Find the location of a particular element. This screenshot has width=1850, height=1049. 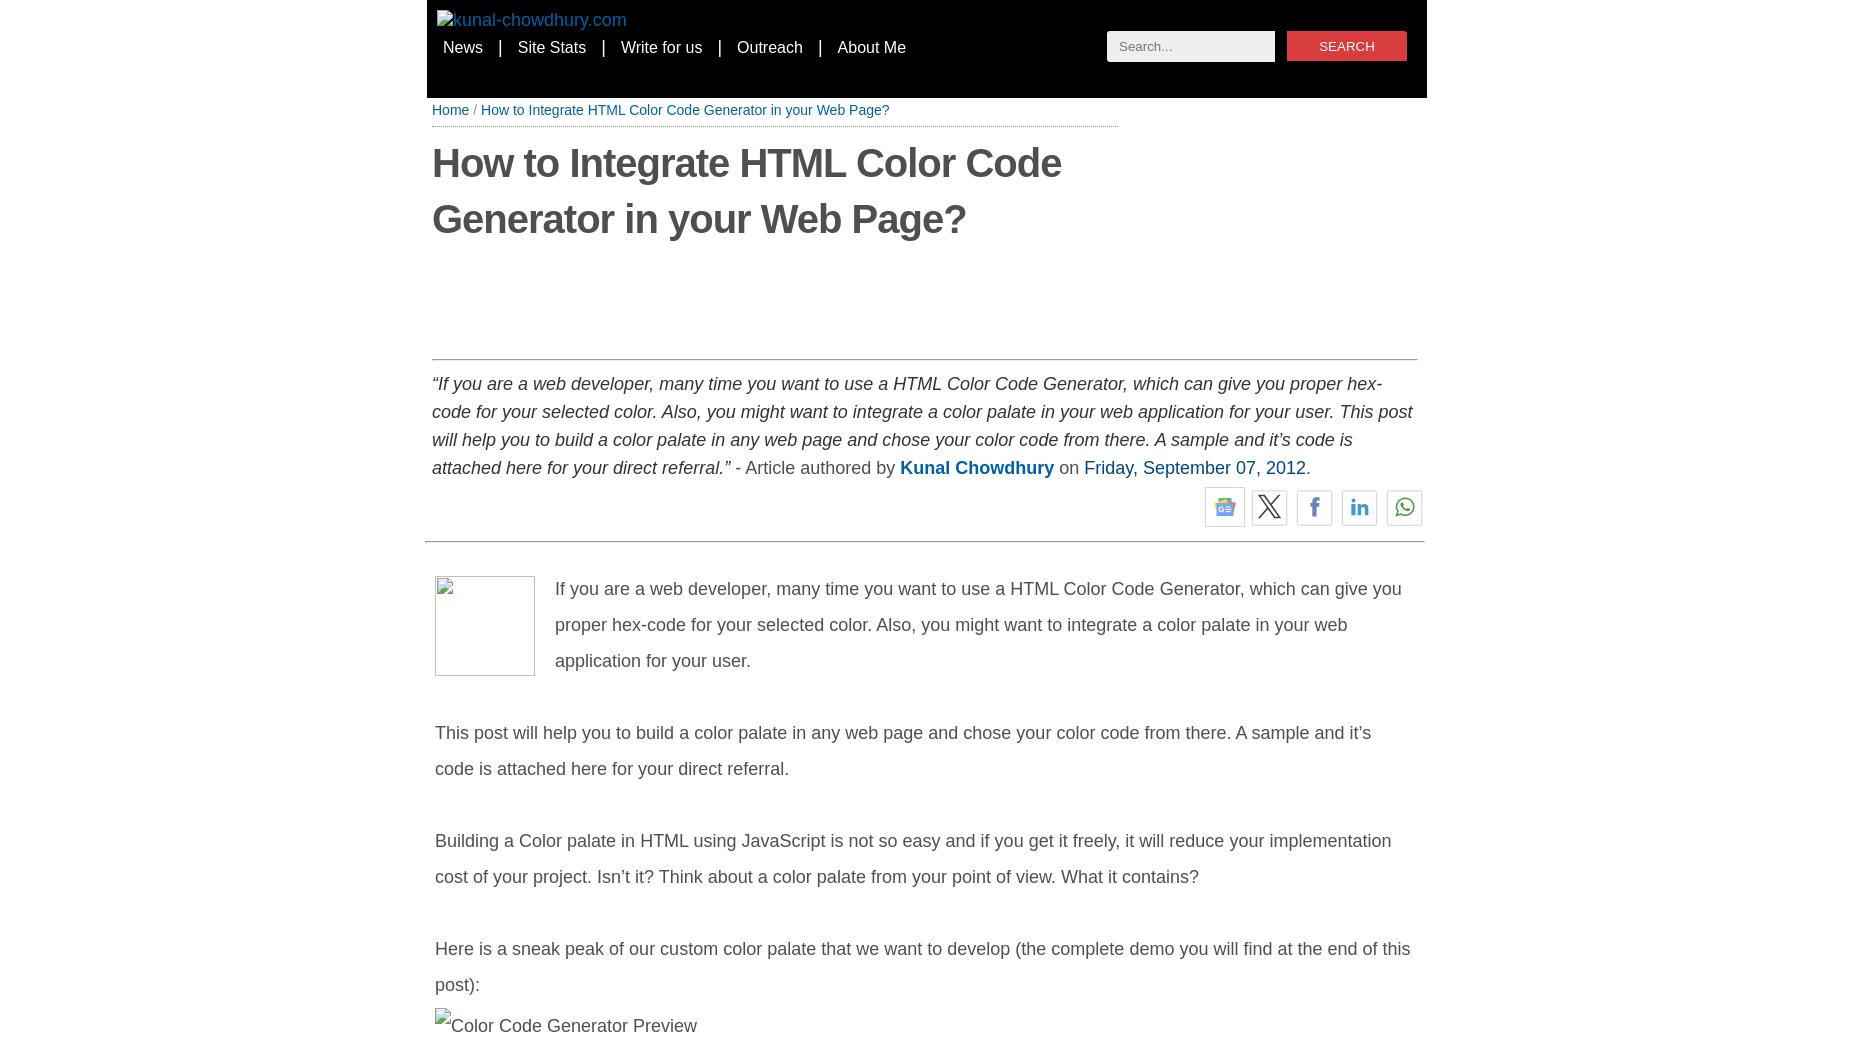

'If you are a web developer, many time you want to use a HTML Color Code Generator, which can give you proper hex-code for your selected color. Also, you might want to integrate a color palate in your web application for your user.' is located at coordinates (976, 624).